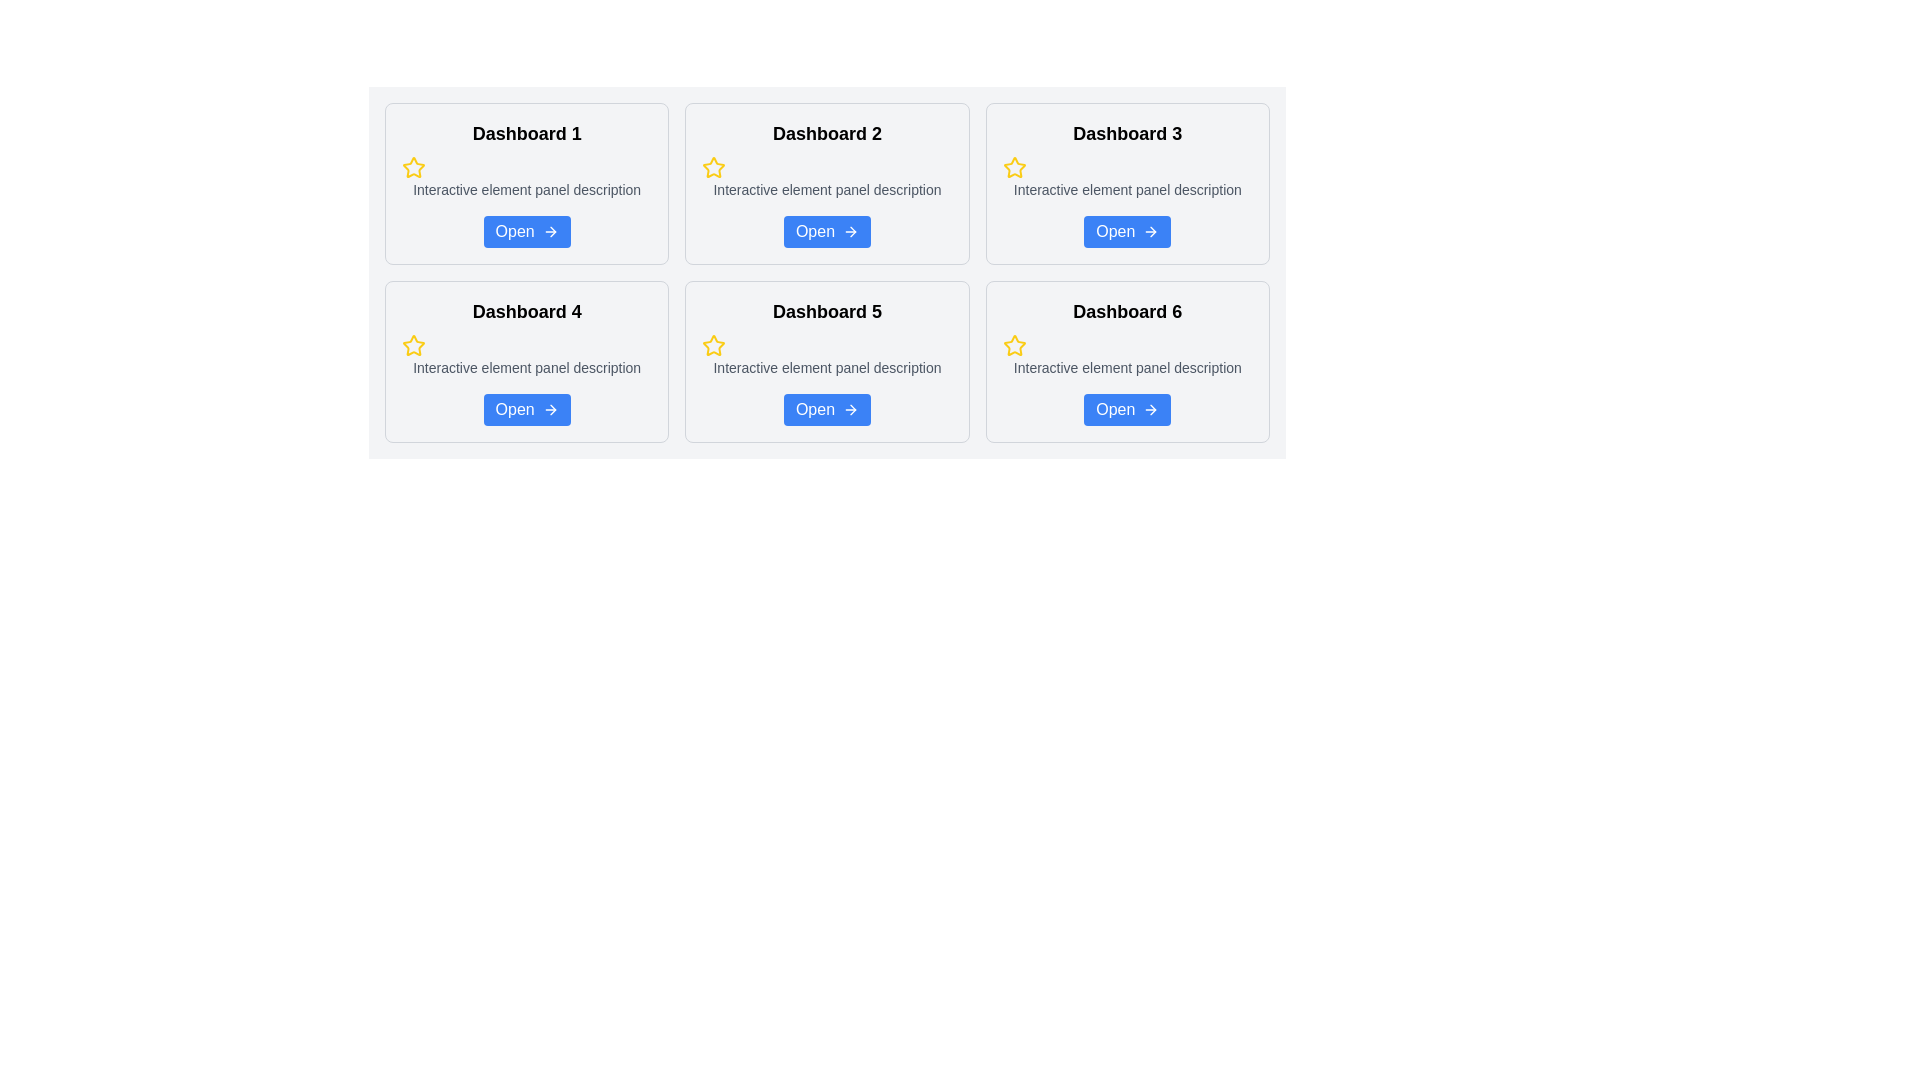 The image size is (1920, 1080). I want to click on the blue button labeled 'Open' with an arrow icon, so click(1127, 230).